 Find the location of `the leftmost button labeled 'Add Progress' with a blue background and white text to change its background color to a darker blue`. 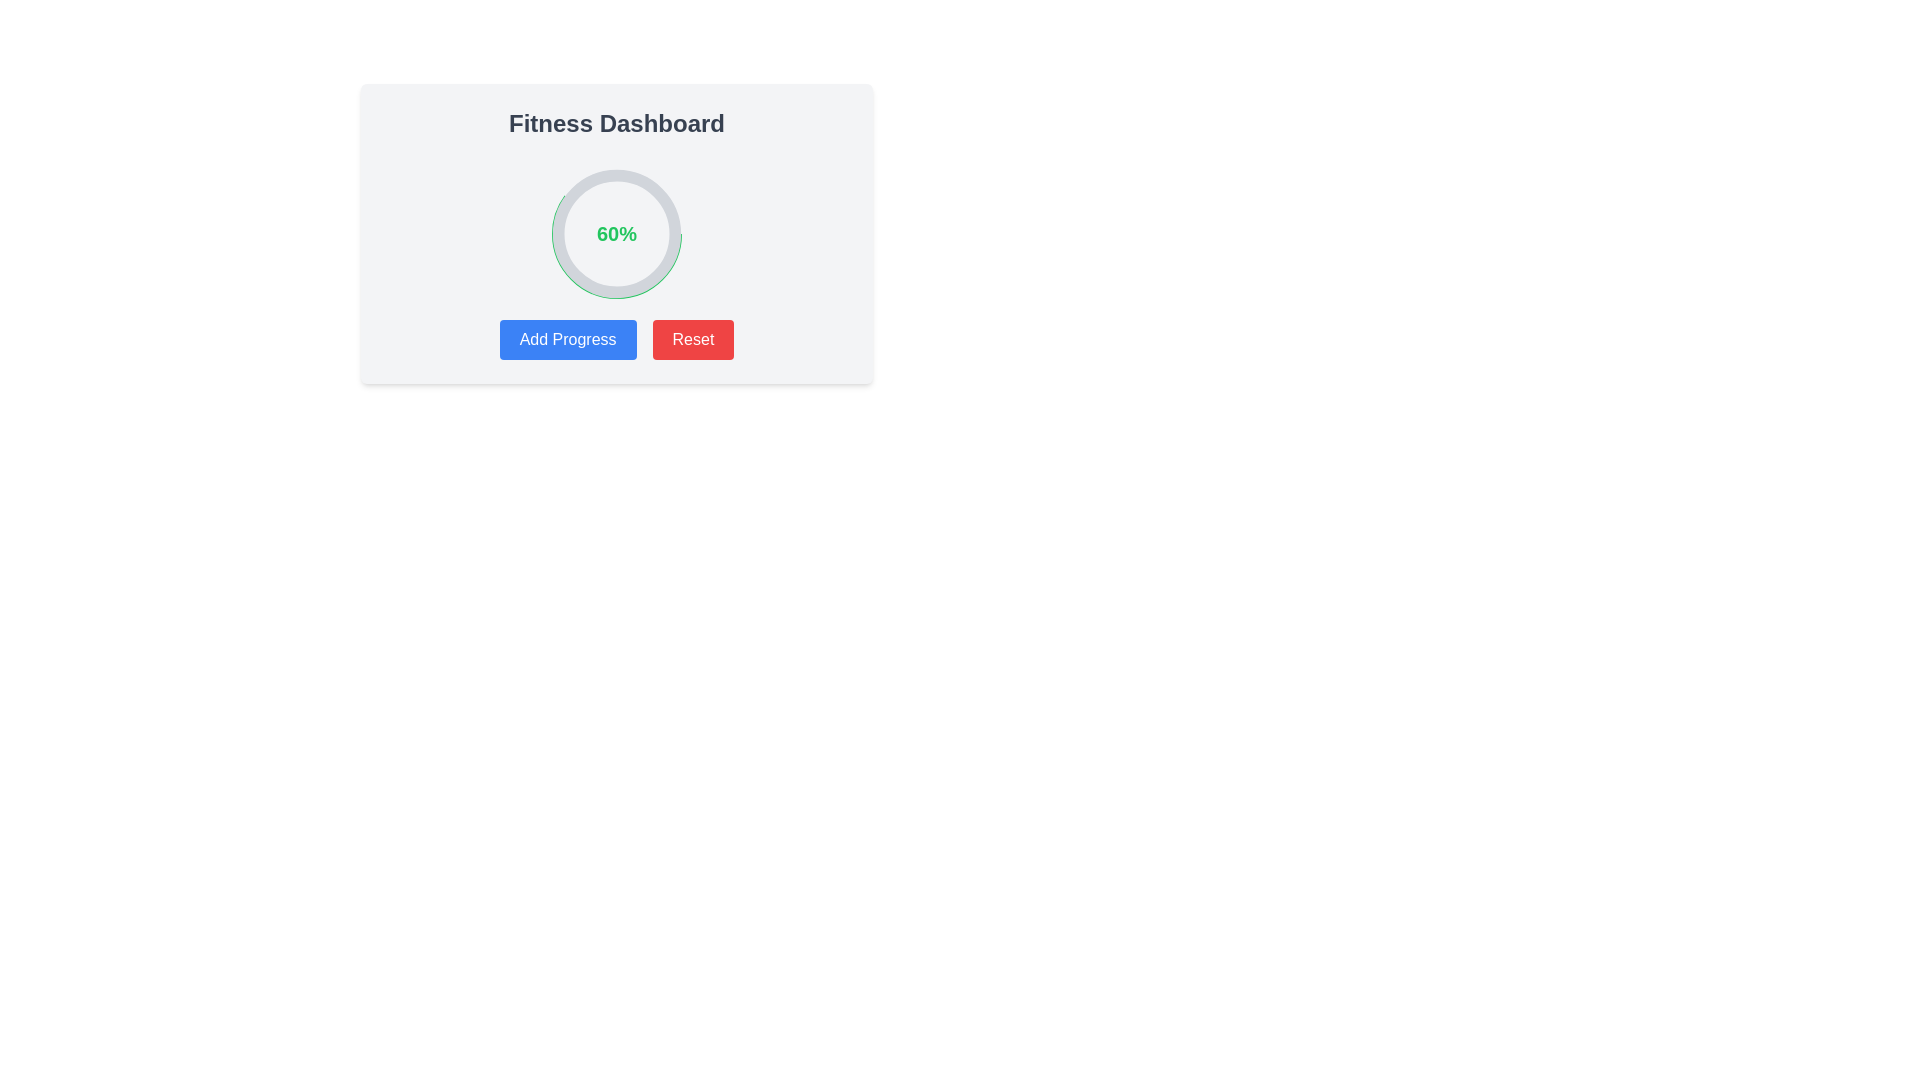

the leftmost button labeled 'Add Progress' with a blue background and white text to change its background color to a darker blue is located at coordinates (567, 338).